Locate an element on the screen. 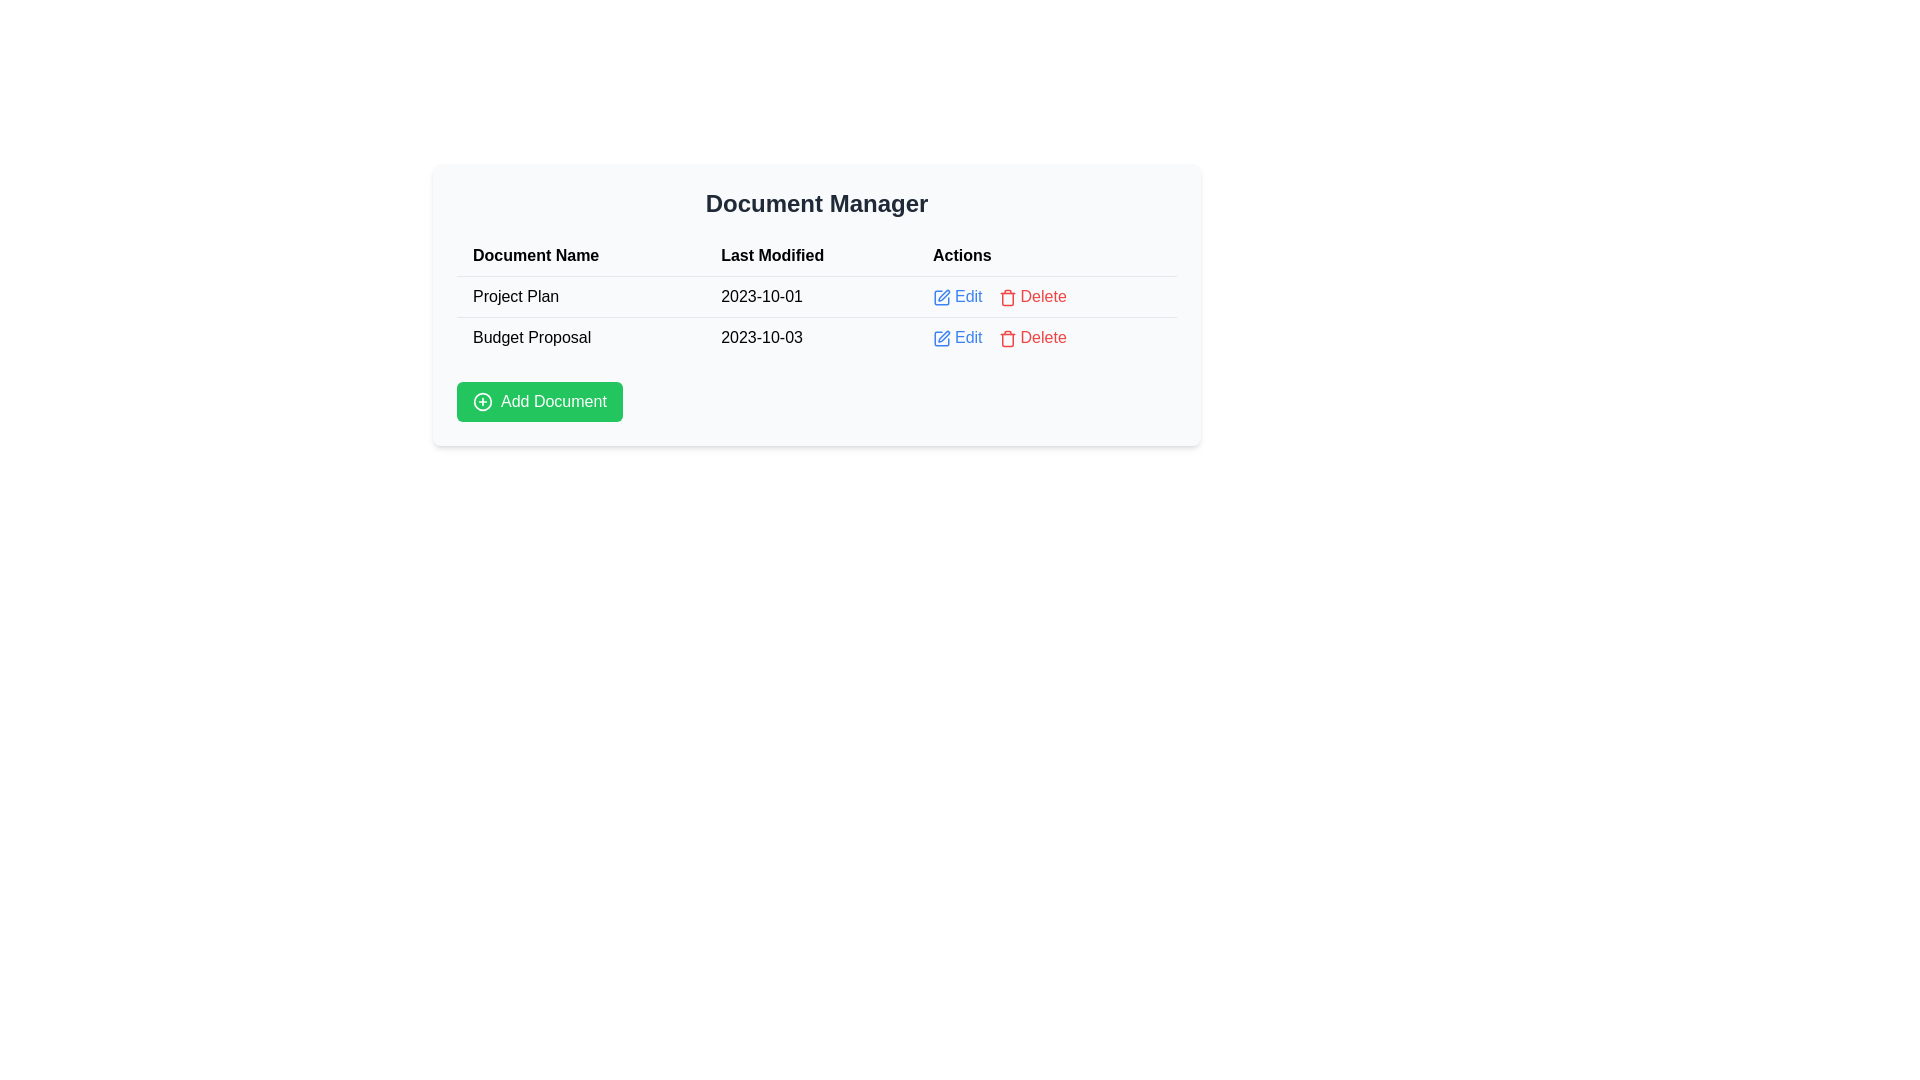  the first 'Edit' button in the 'Actions' column of the 'Document Manager' table is located at coordinates (956, 297).